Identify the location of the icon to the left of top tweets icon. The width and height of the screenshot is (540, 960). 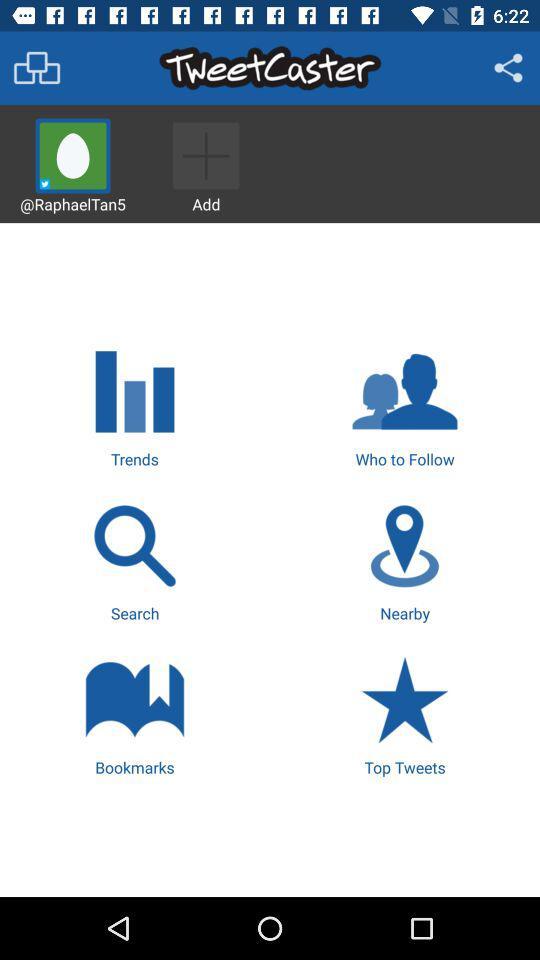
(135, 714).